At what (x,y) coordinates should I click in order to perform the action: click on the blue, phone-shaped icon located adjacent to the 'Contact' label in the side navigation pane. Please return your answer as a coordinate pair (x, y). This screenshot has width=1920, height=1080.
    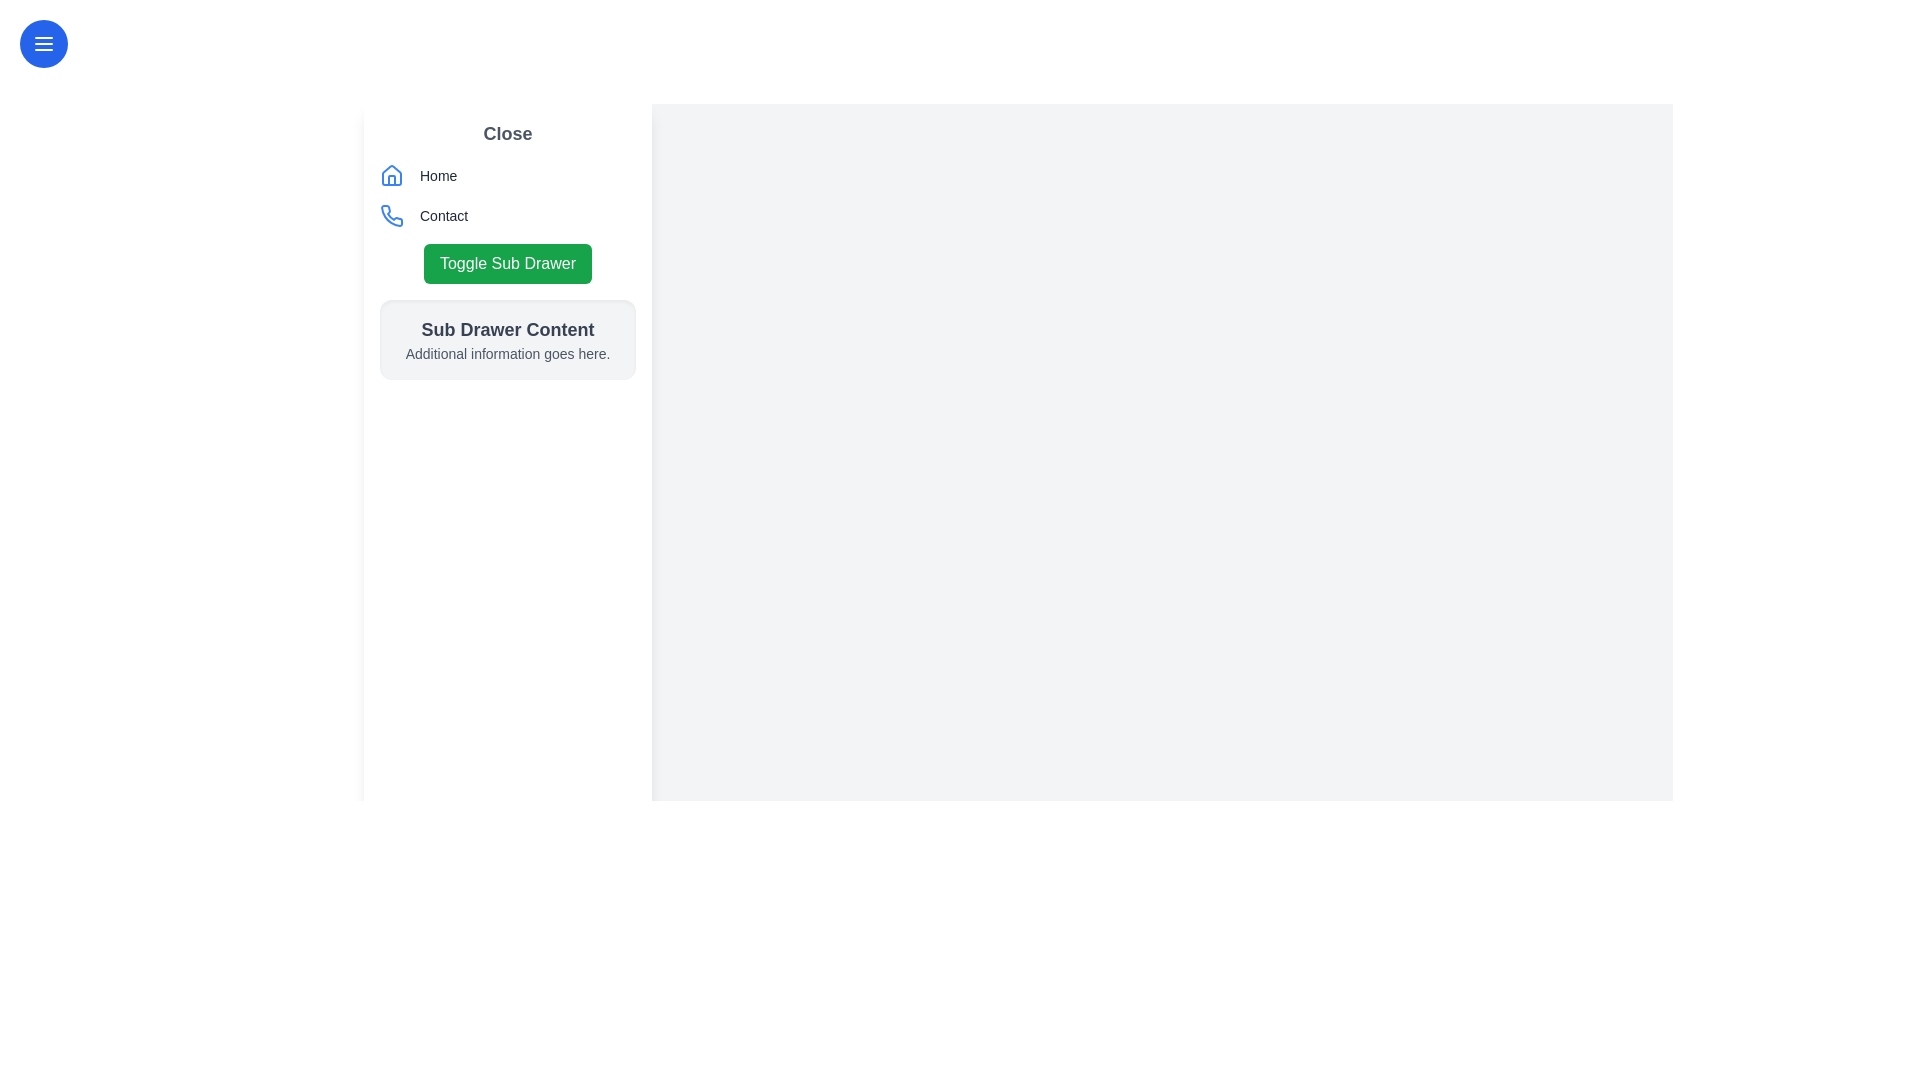
    Looking at the image, I should click on (392, 216).